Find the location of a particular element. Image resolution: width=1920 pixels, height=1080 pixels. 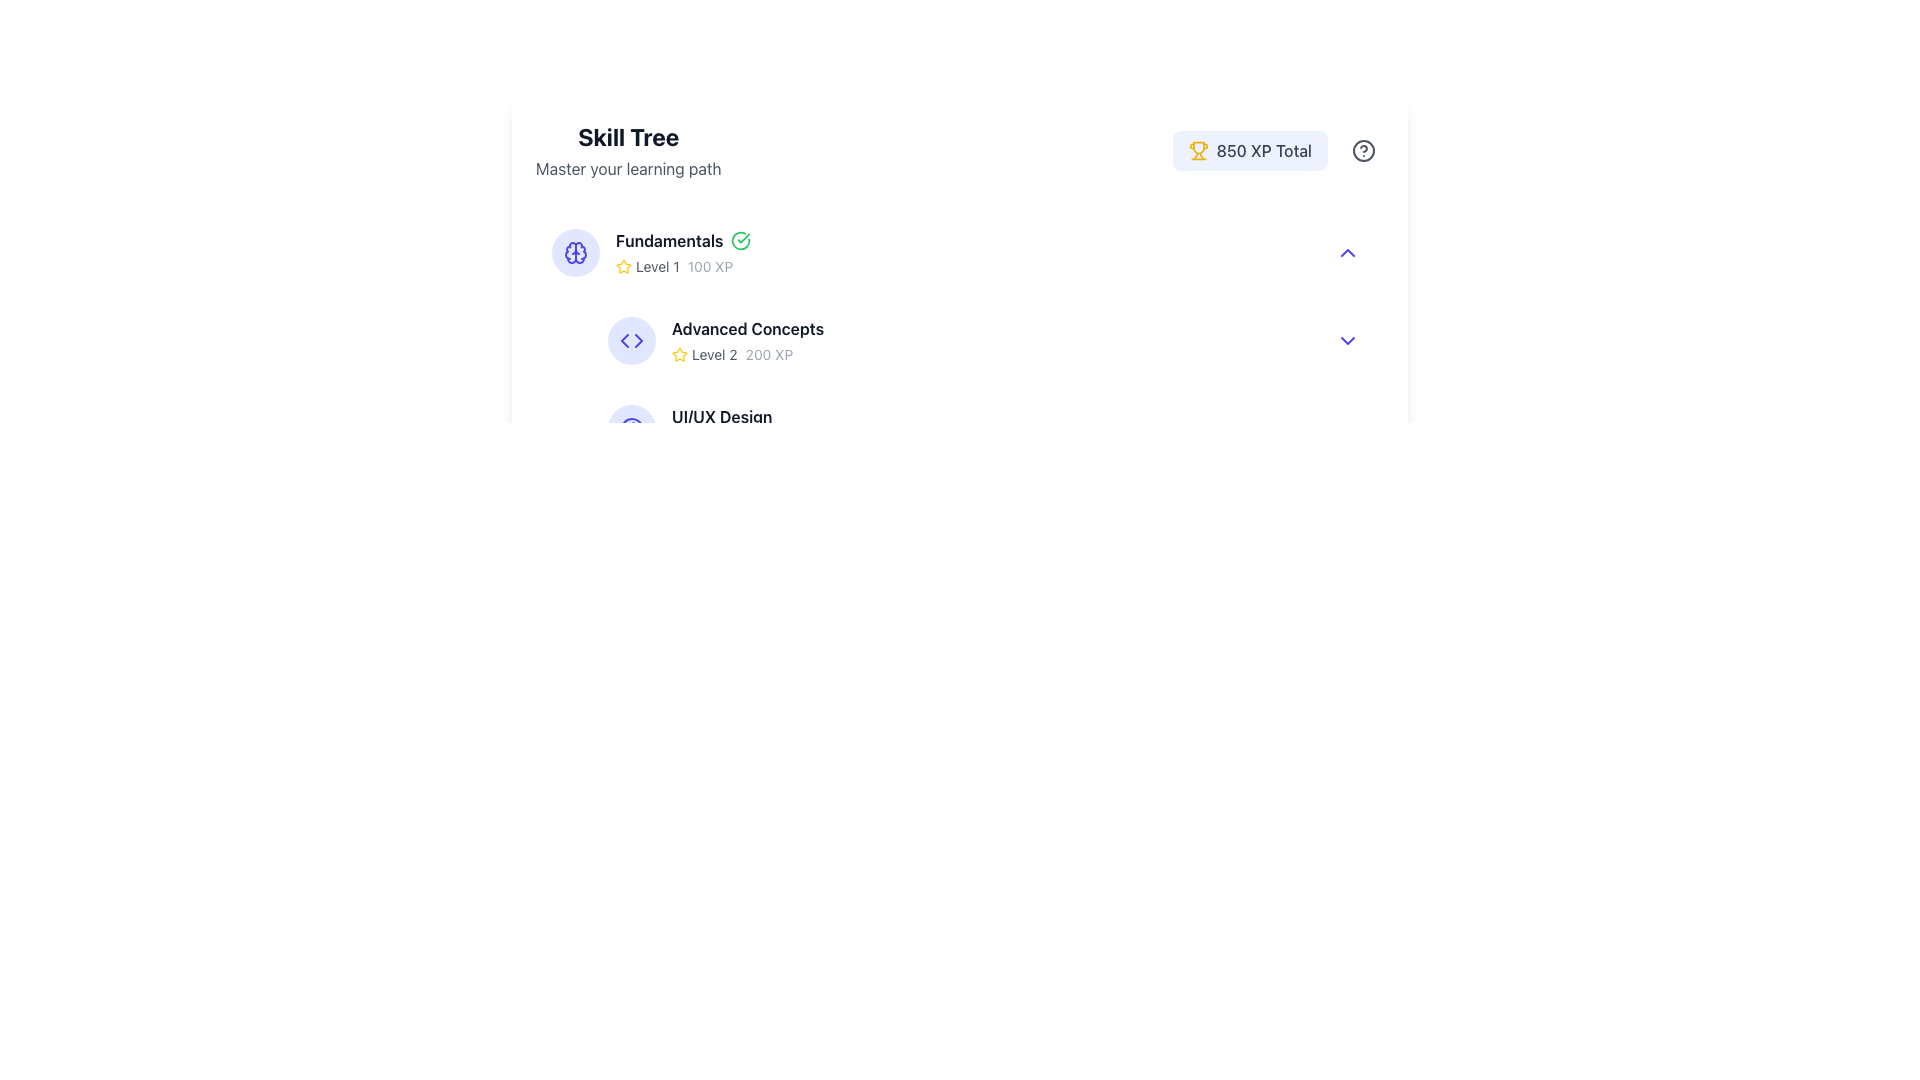

the 'Advanced Concepts' learning module card in the skill tree interface is located at coordinates (988, 339).